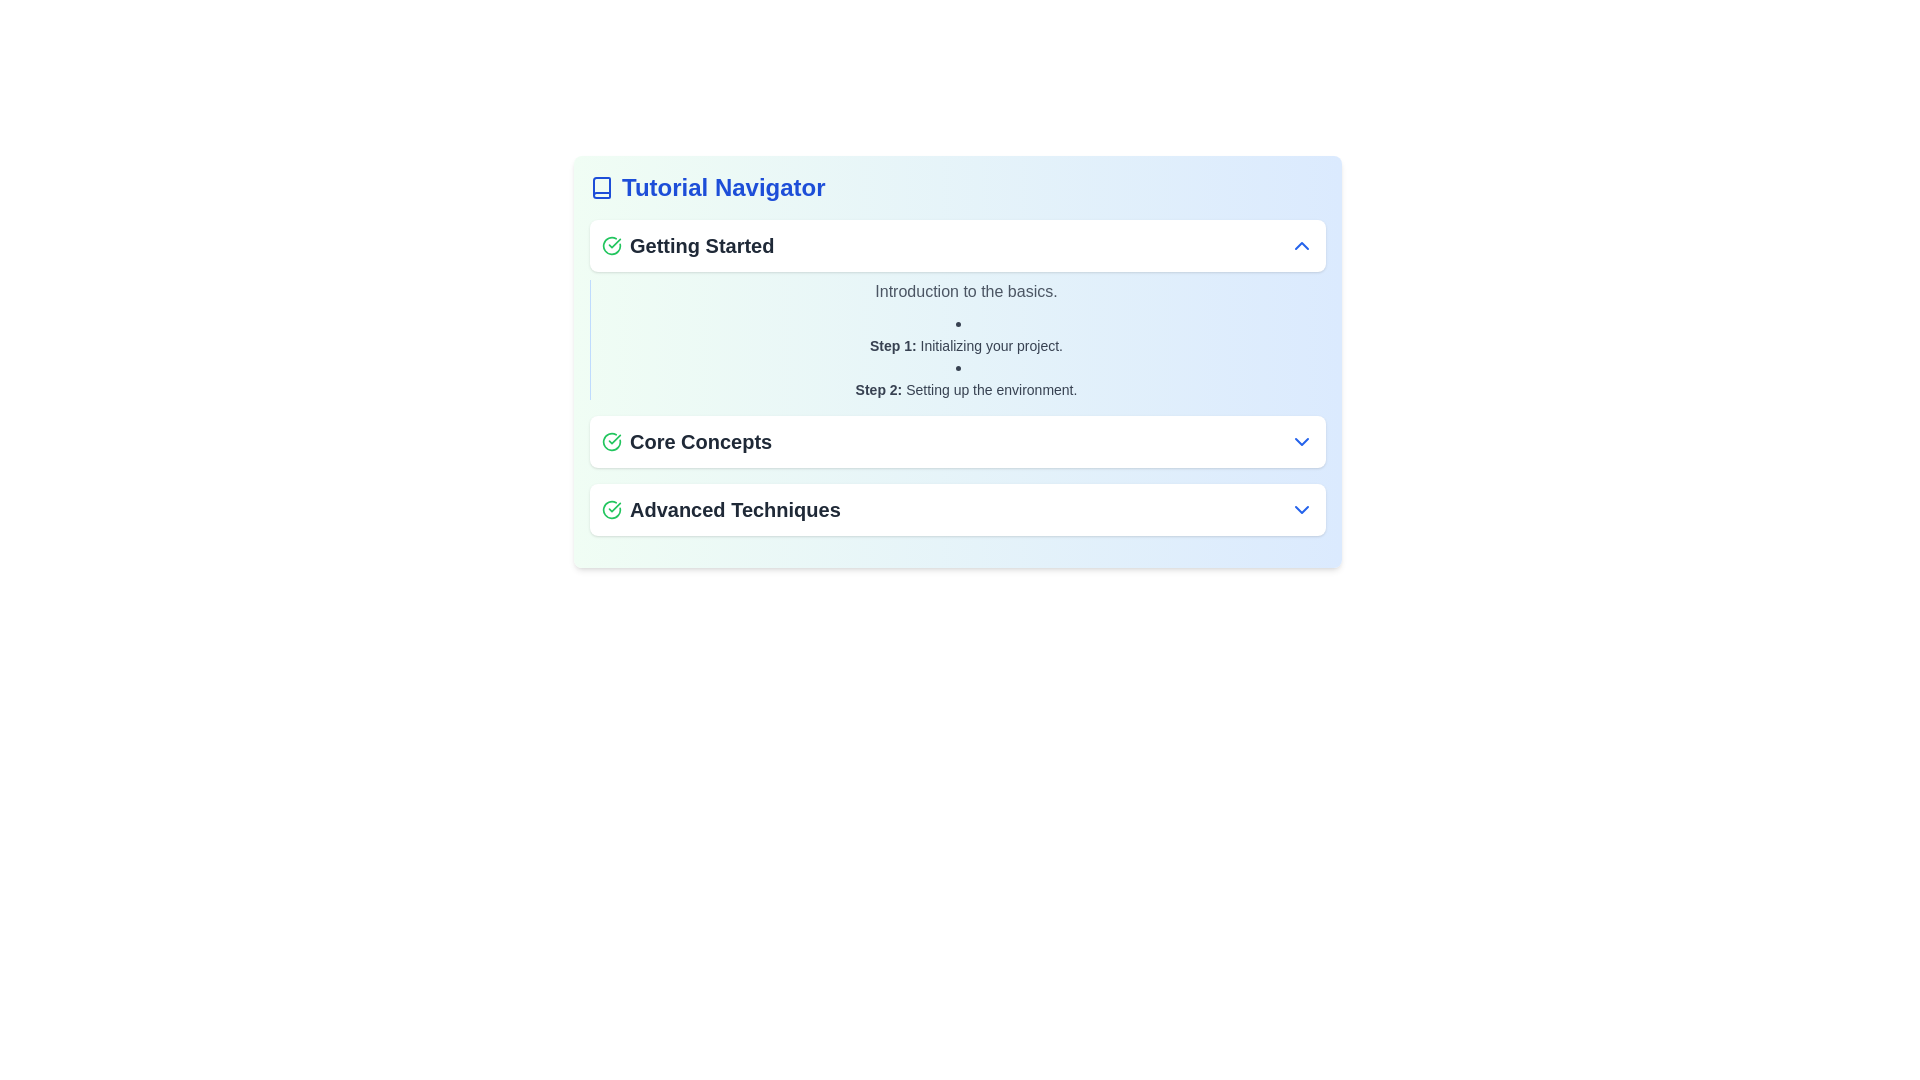  What do you see at coordinates (1301, 508) in the screenshot?
I see `the downward-pointing chevron icon styled in blue` at bounding box center [1301, 508].